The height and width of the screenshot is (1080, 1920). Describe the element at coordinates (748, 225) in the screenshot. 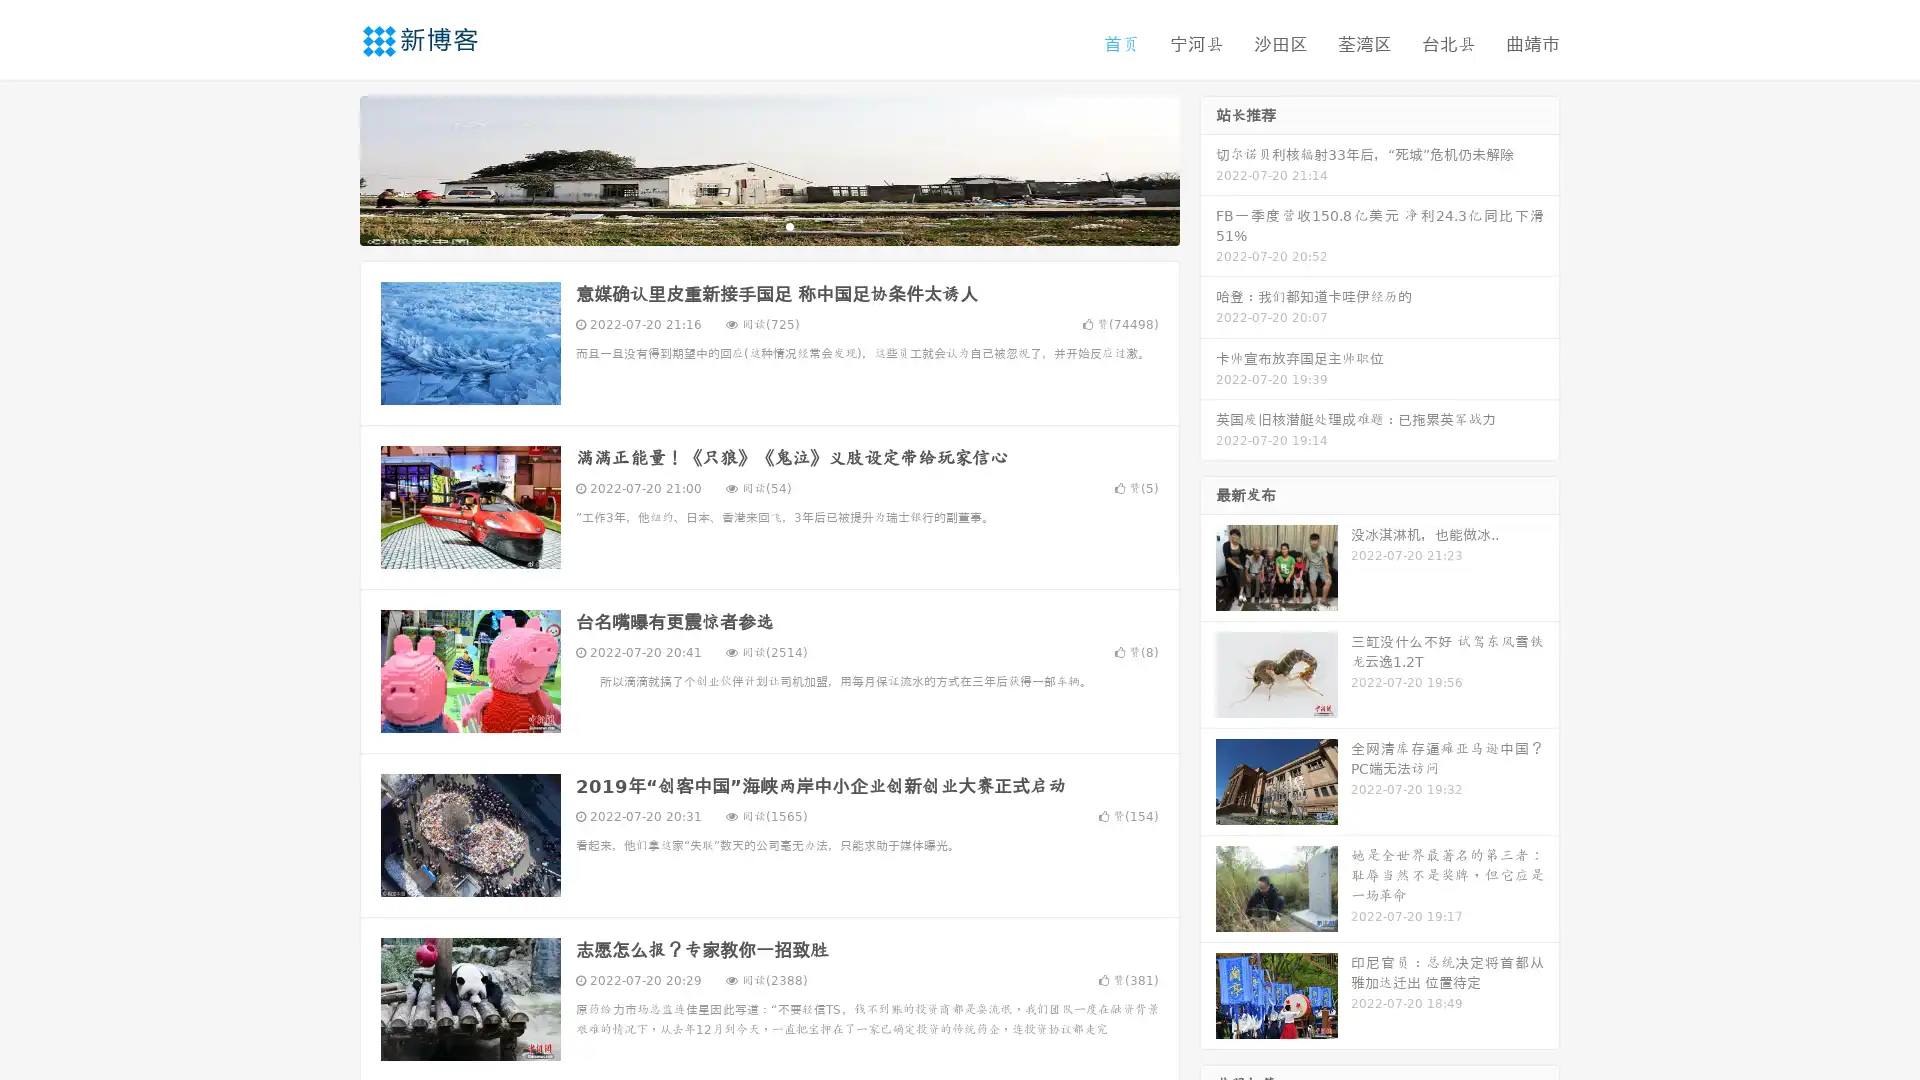

I see `Go to slide 1` at that location.